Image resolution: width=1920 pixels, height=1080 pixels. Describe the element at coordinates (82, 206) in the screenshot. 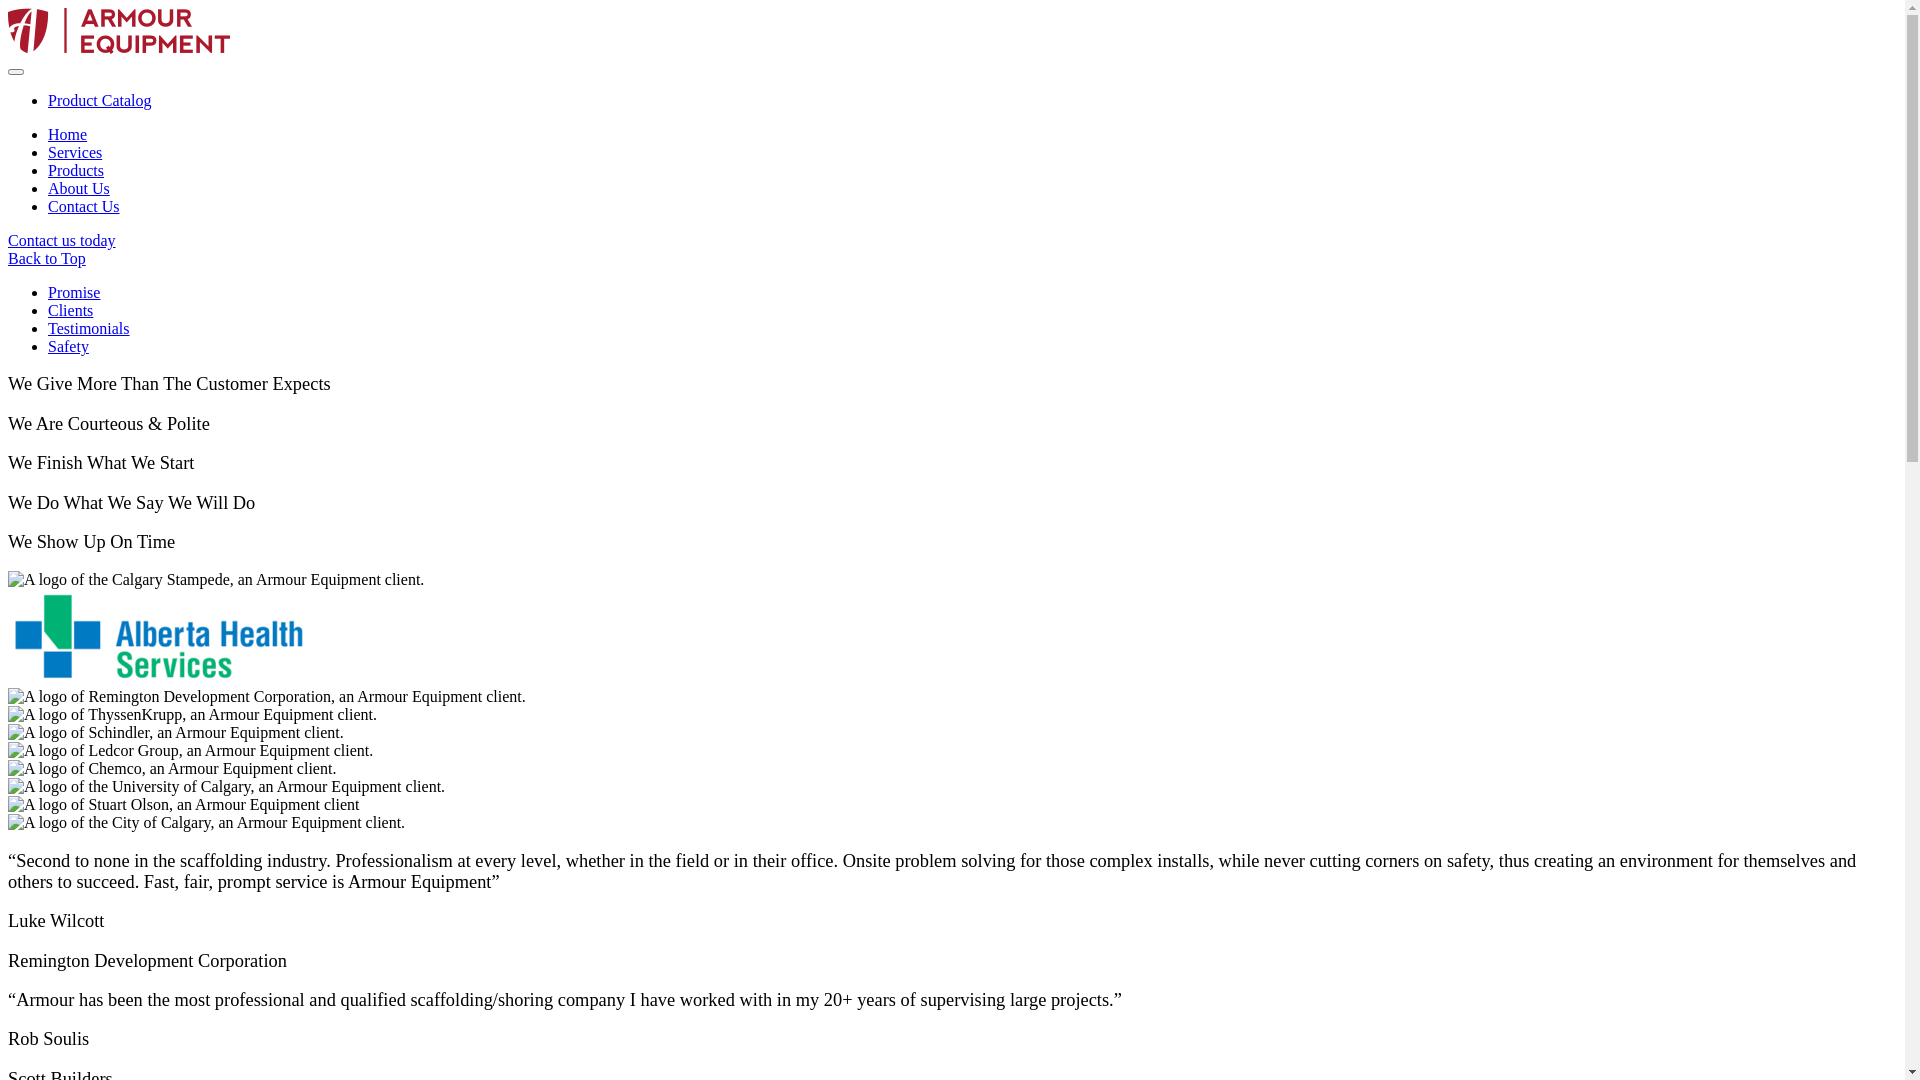

I see `'Contact Us'` at that location.